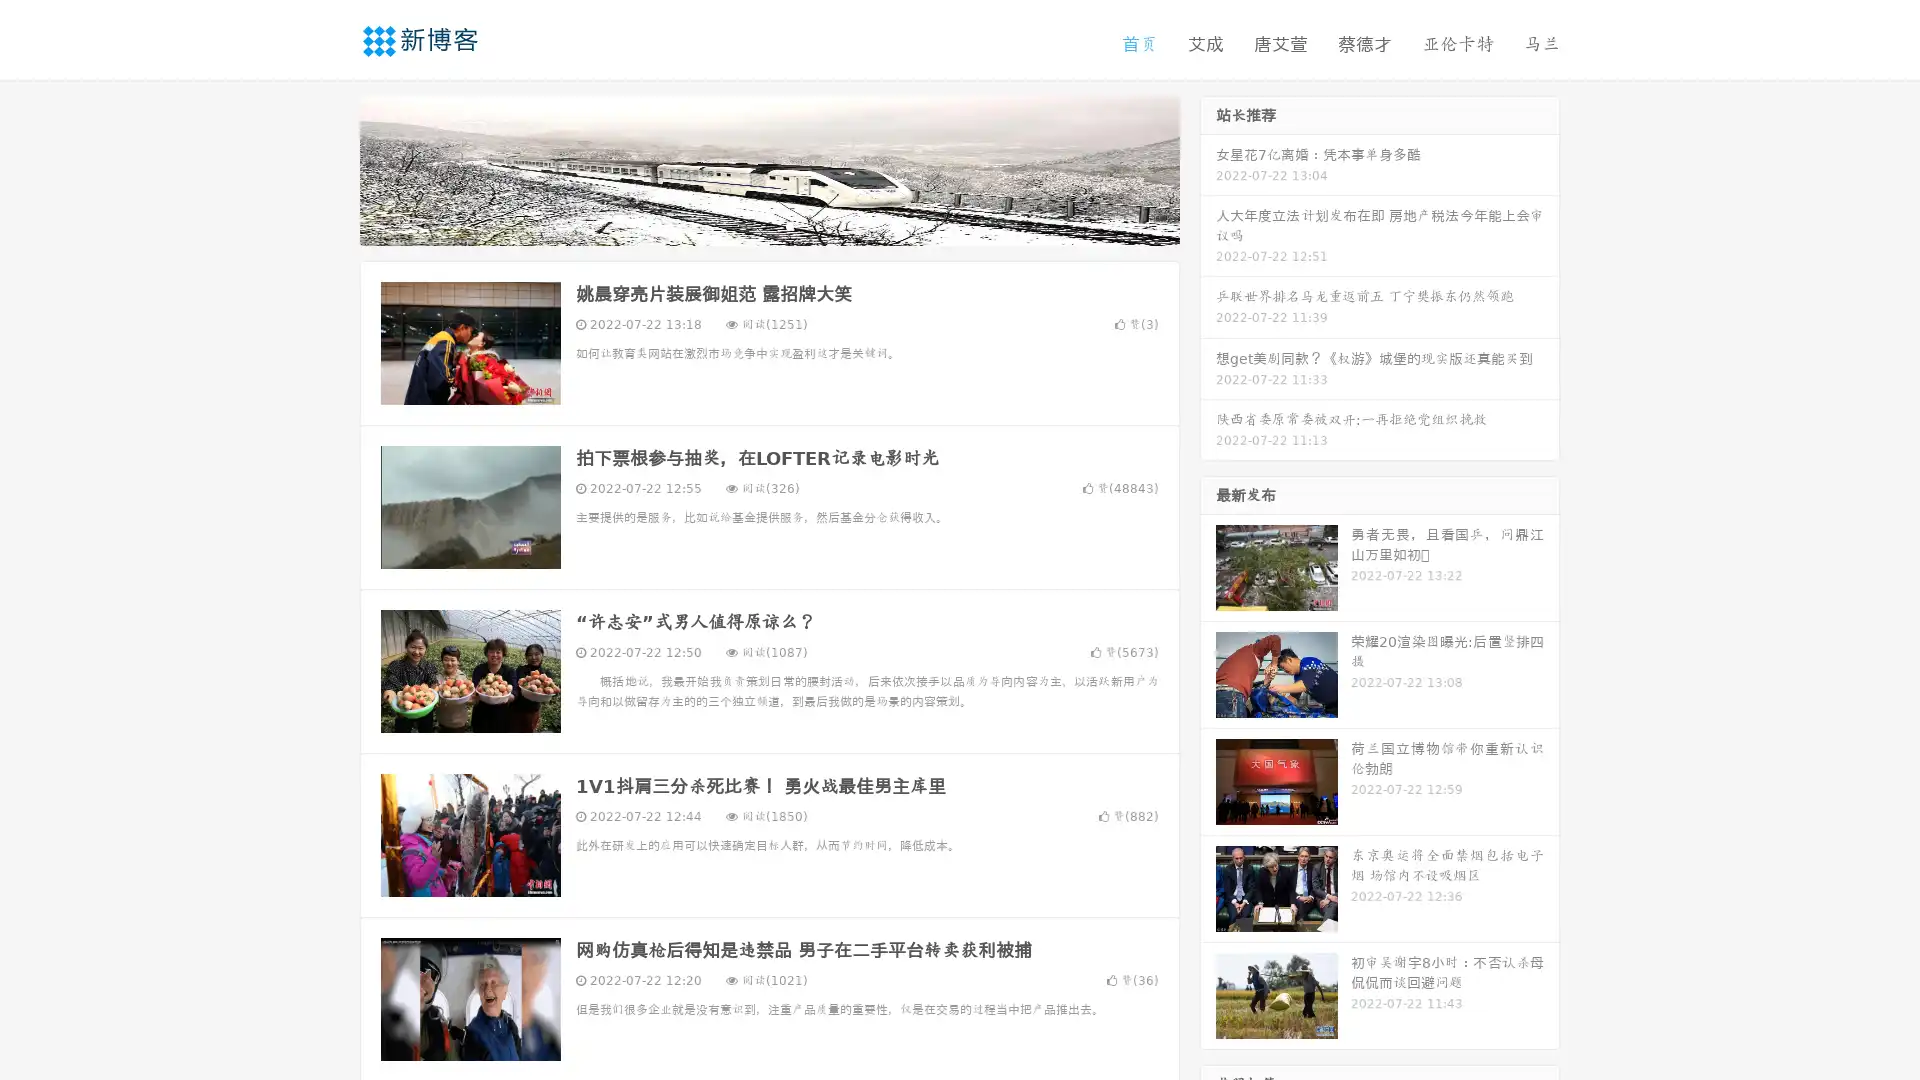  What do you see at coordinates (748, 225) in the screenshot?
I see `Go to slide 1` at bounding box center [748, 225].